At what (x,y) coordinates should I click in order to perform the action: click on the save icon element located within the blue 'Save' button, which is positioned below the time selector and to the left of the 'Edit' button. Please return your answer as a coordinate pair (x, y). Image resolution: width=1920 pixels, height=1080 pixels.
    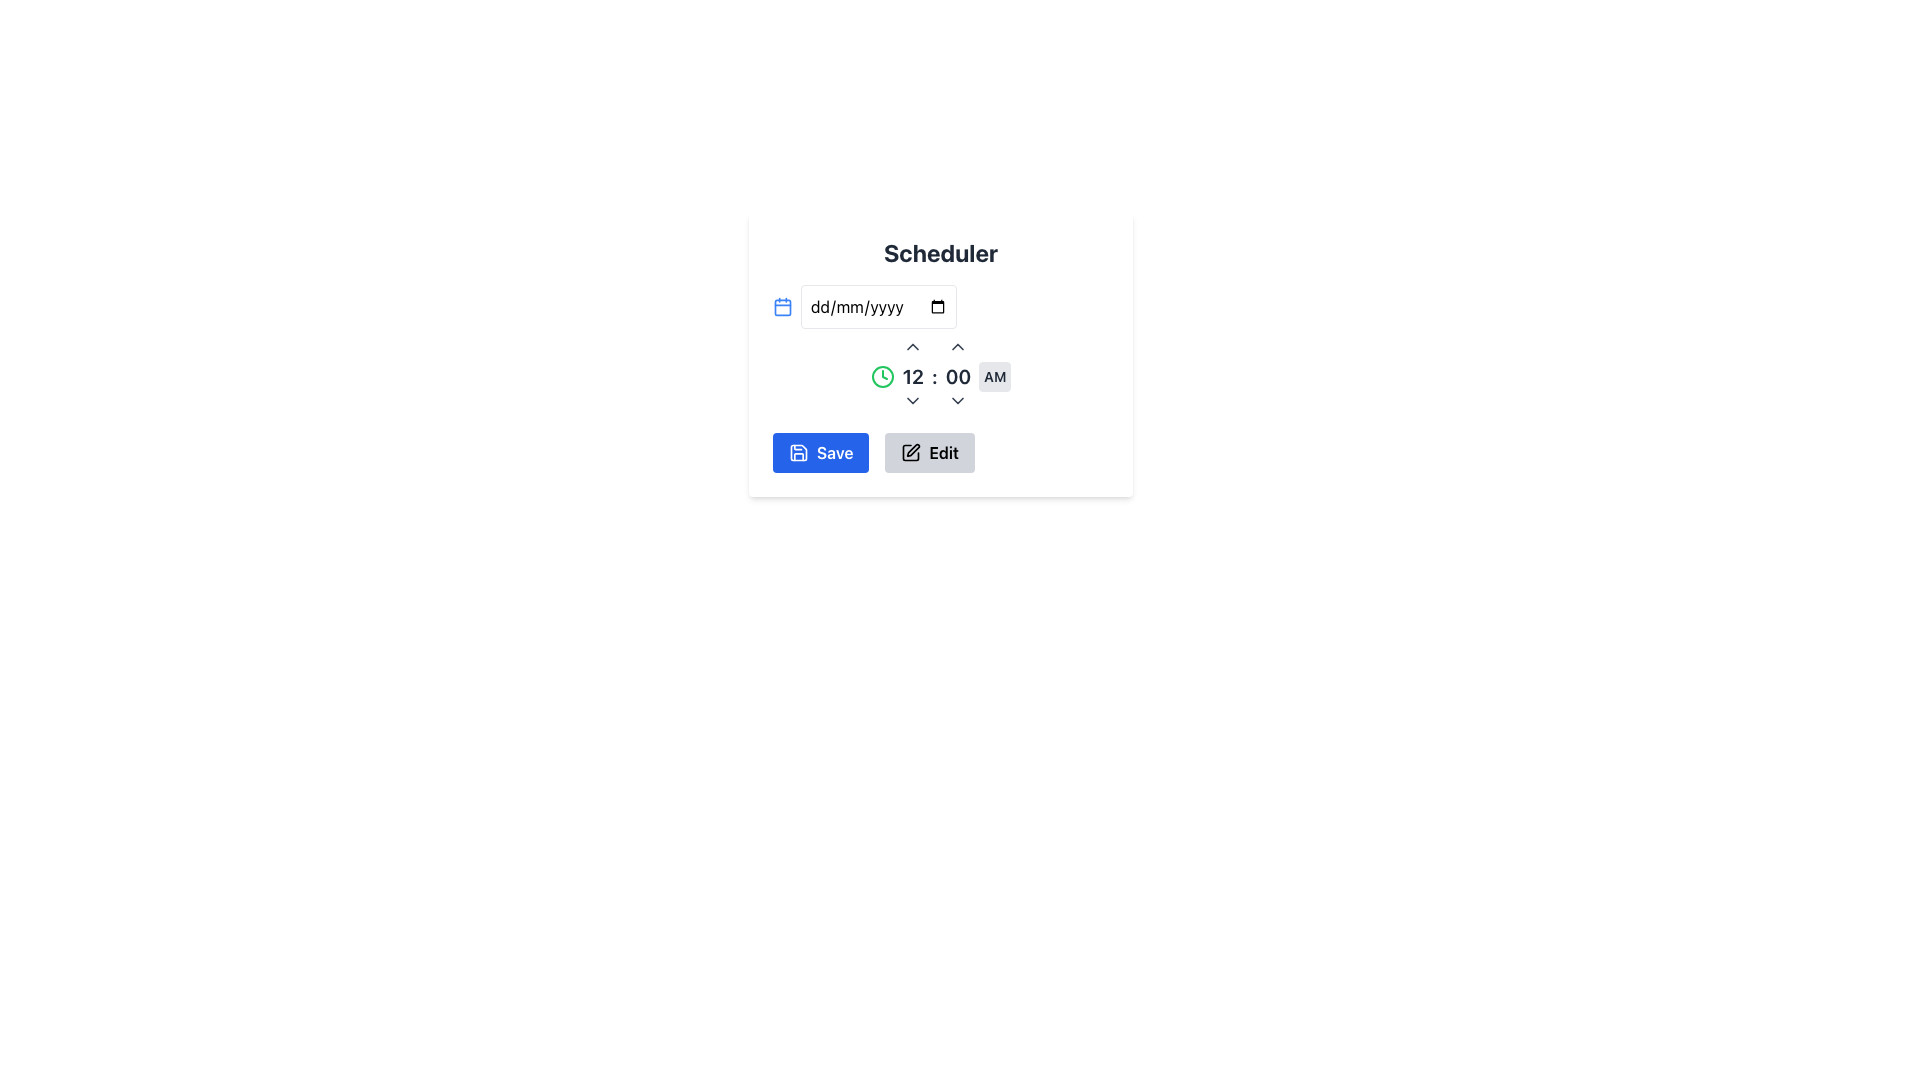
    Looking at the image, I should click on (797, 452).